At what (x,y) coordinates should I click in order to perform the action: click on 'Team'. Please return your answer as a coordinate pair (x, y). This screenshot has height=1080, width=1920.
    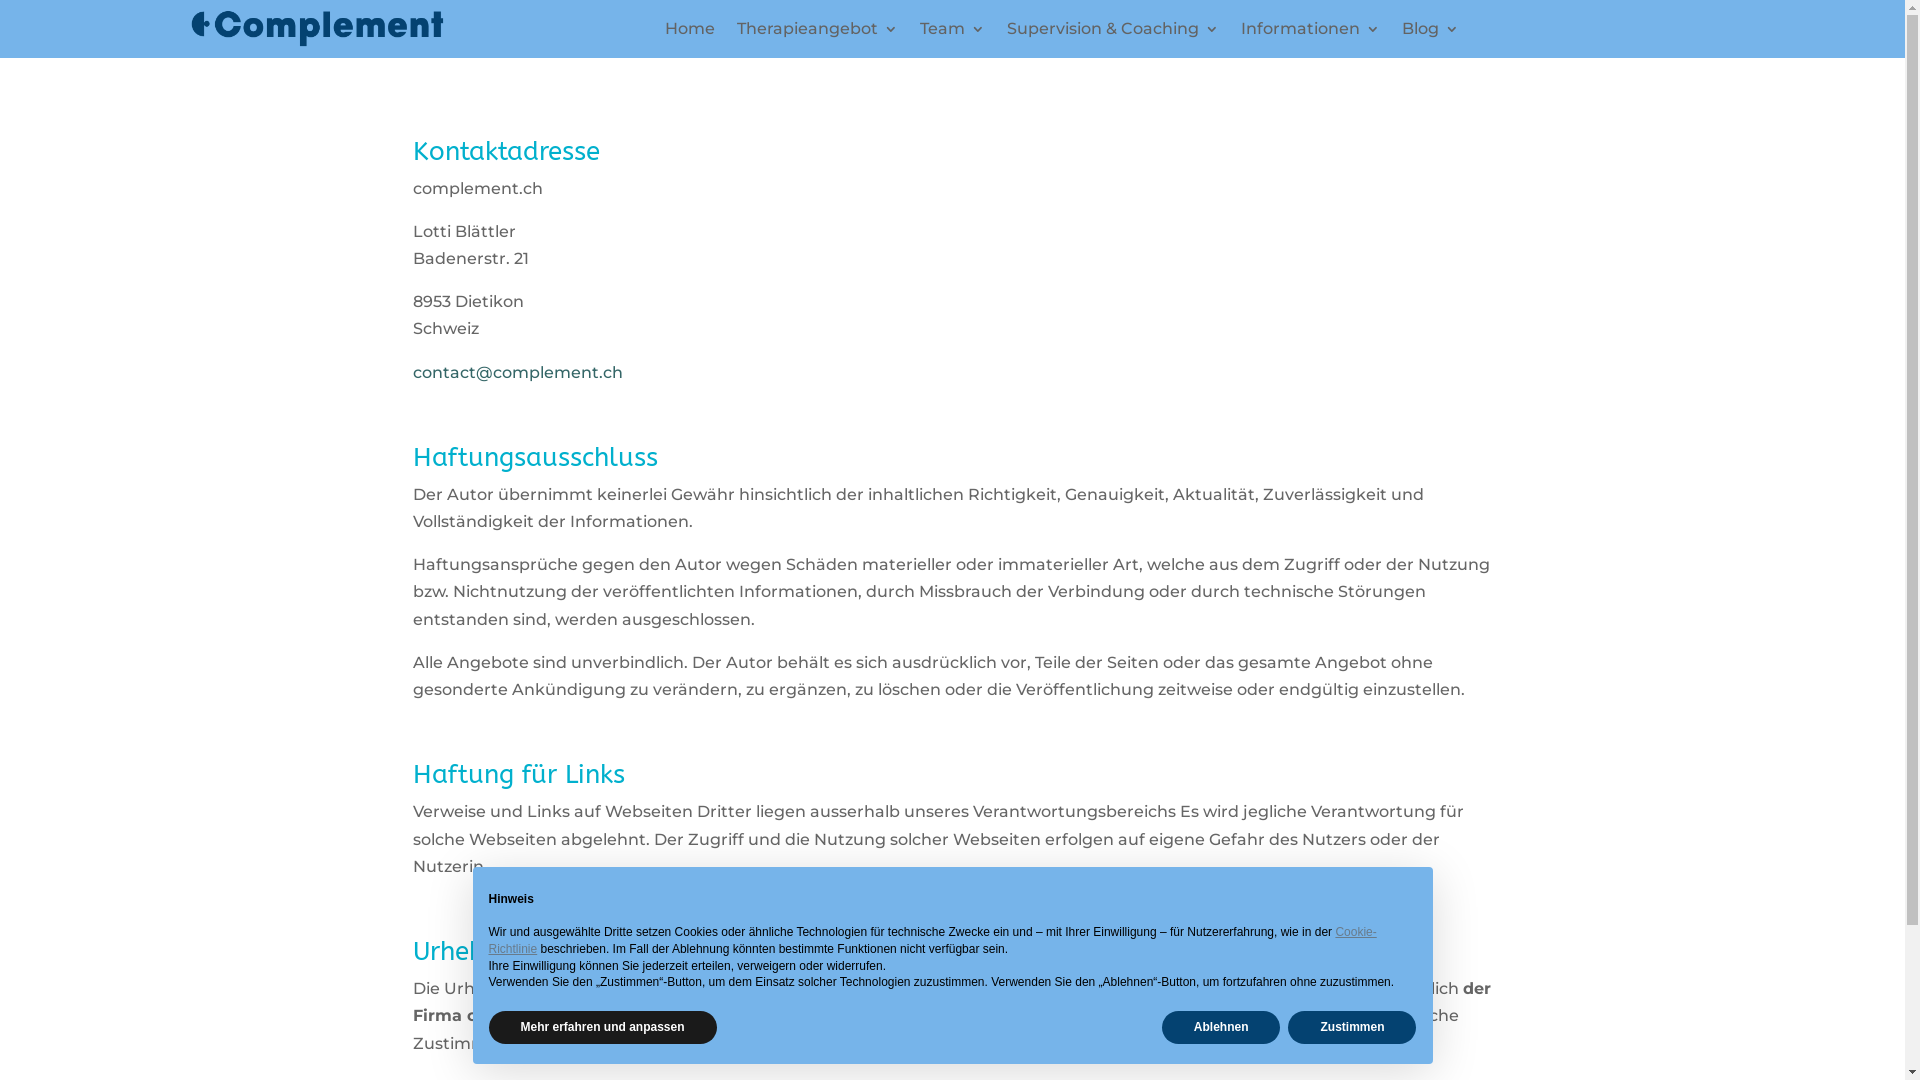
    Looking at the image, I should click on (951, 33).